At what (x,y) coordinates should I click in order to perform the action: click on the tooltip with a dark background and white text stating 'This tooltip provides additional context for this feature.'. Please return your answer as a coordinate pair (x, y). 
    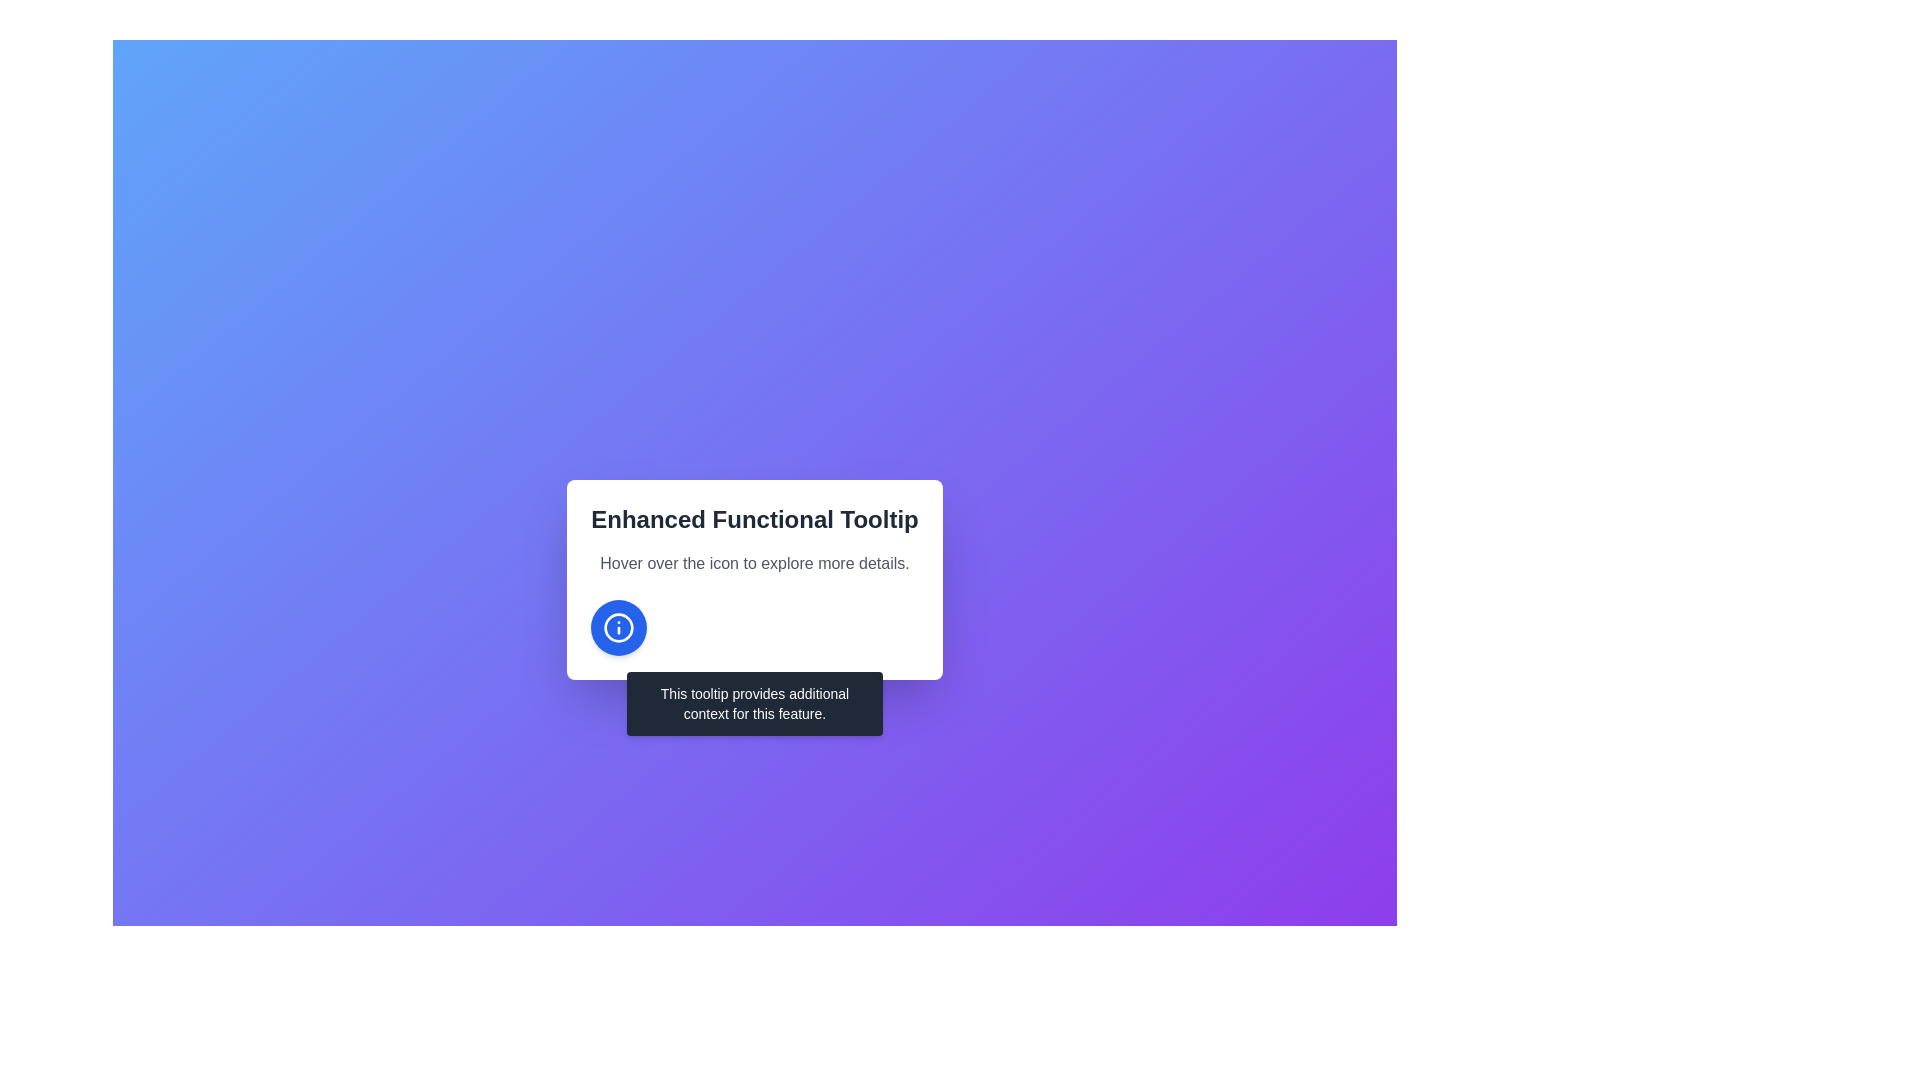
    Looking at the image, I should click on (753, 703).